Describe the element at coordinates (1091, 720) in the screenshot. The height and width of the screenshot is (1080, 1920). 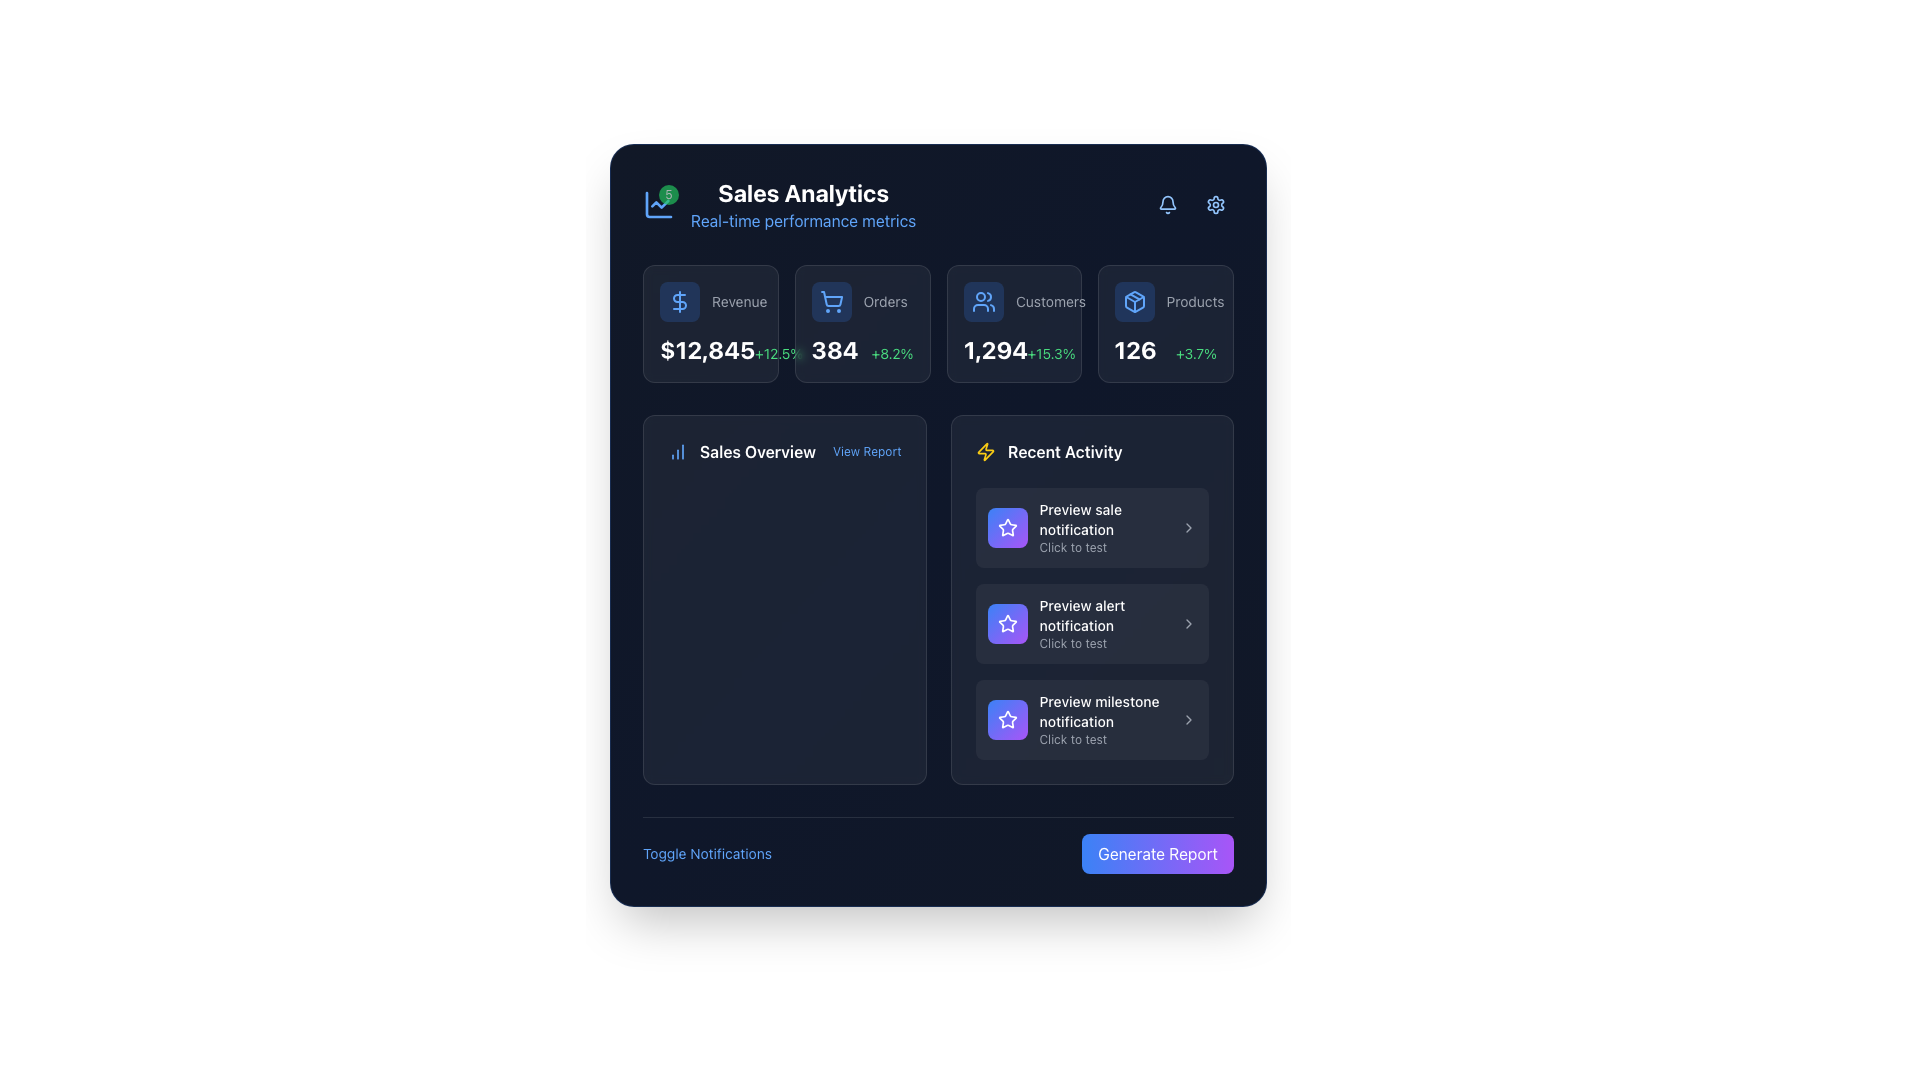
I see `the third button` at that location.